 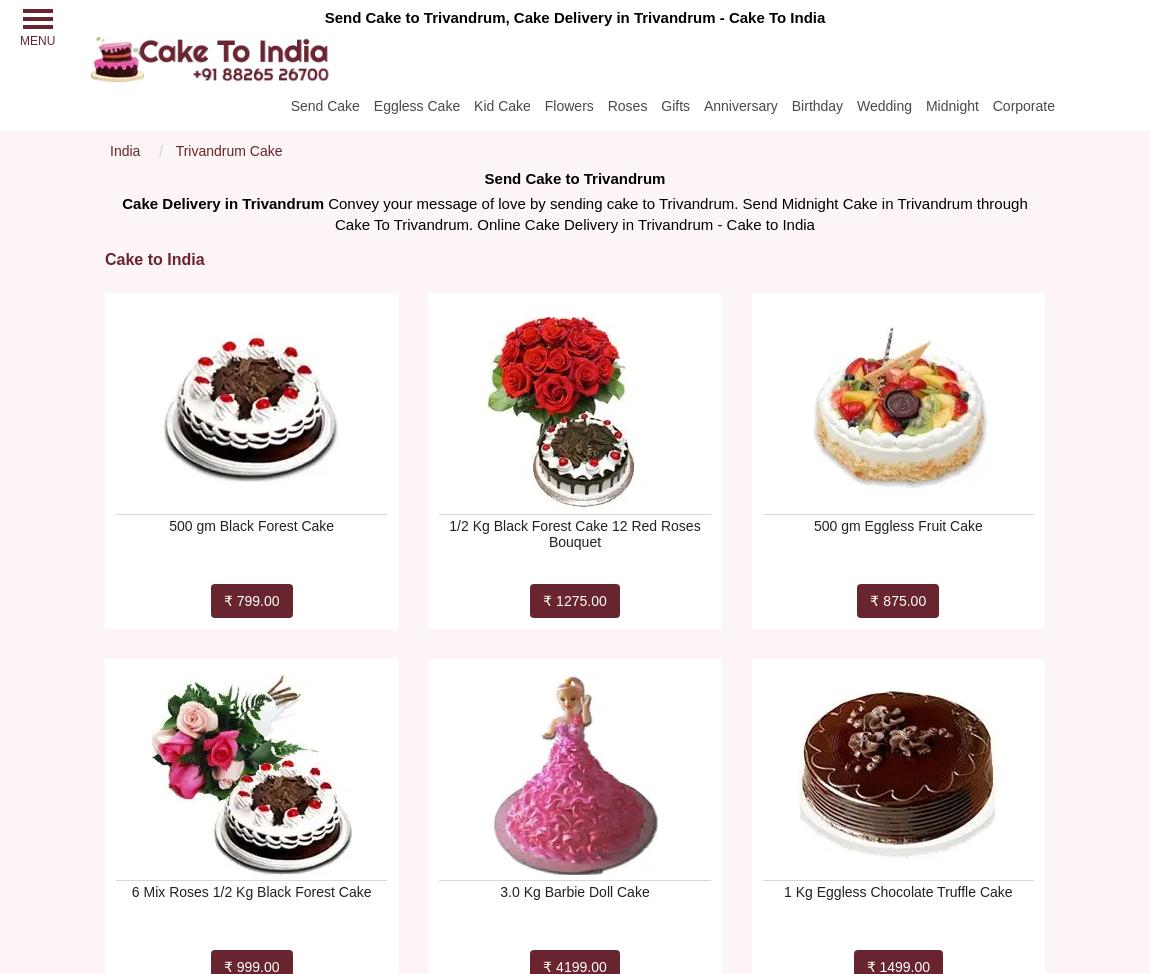 I want to click on 'Gifts', so click(x=674, y=104).